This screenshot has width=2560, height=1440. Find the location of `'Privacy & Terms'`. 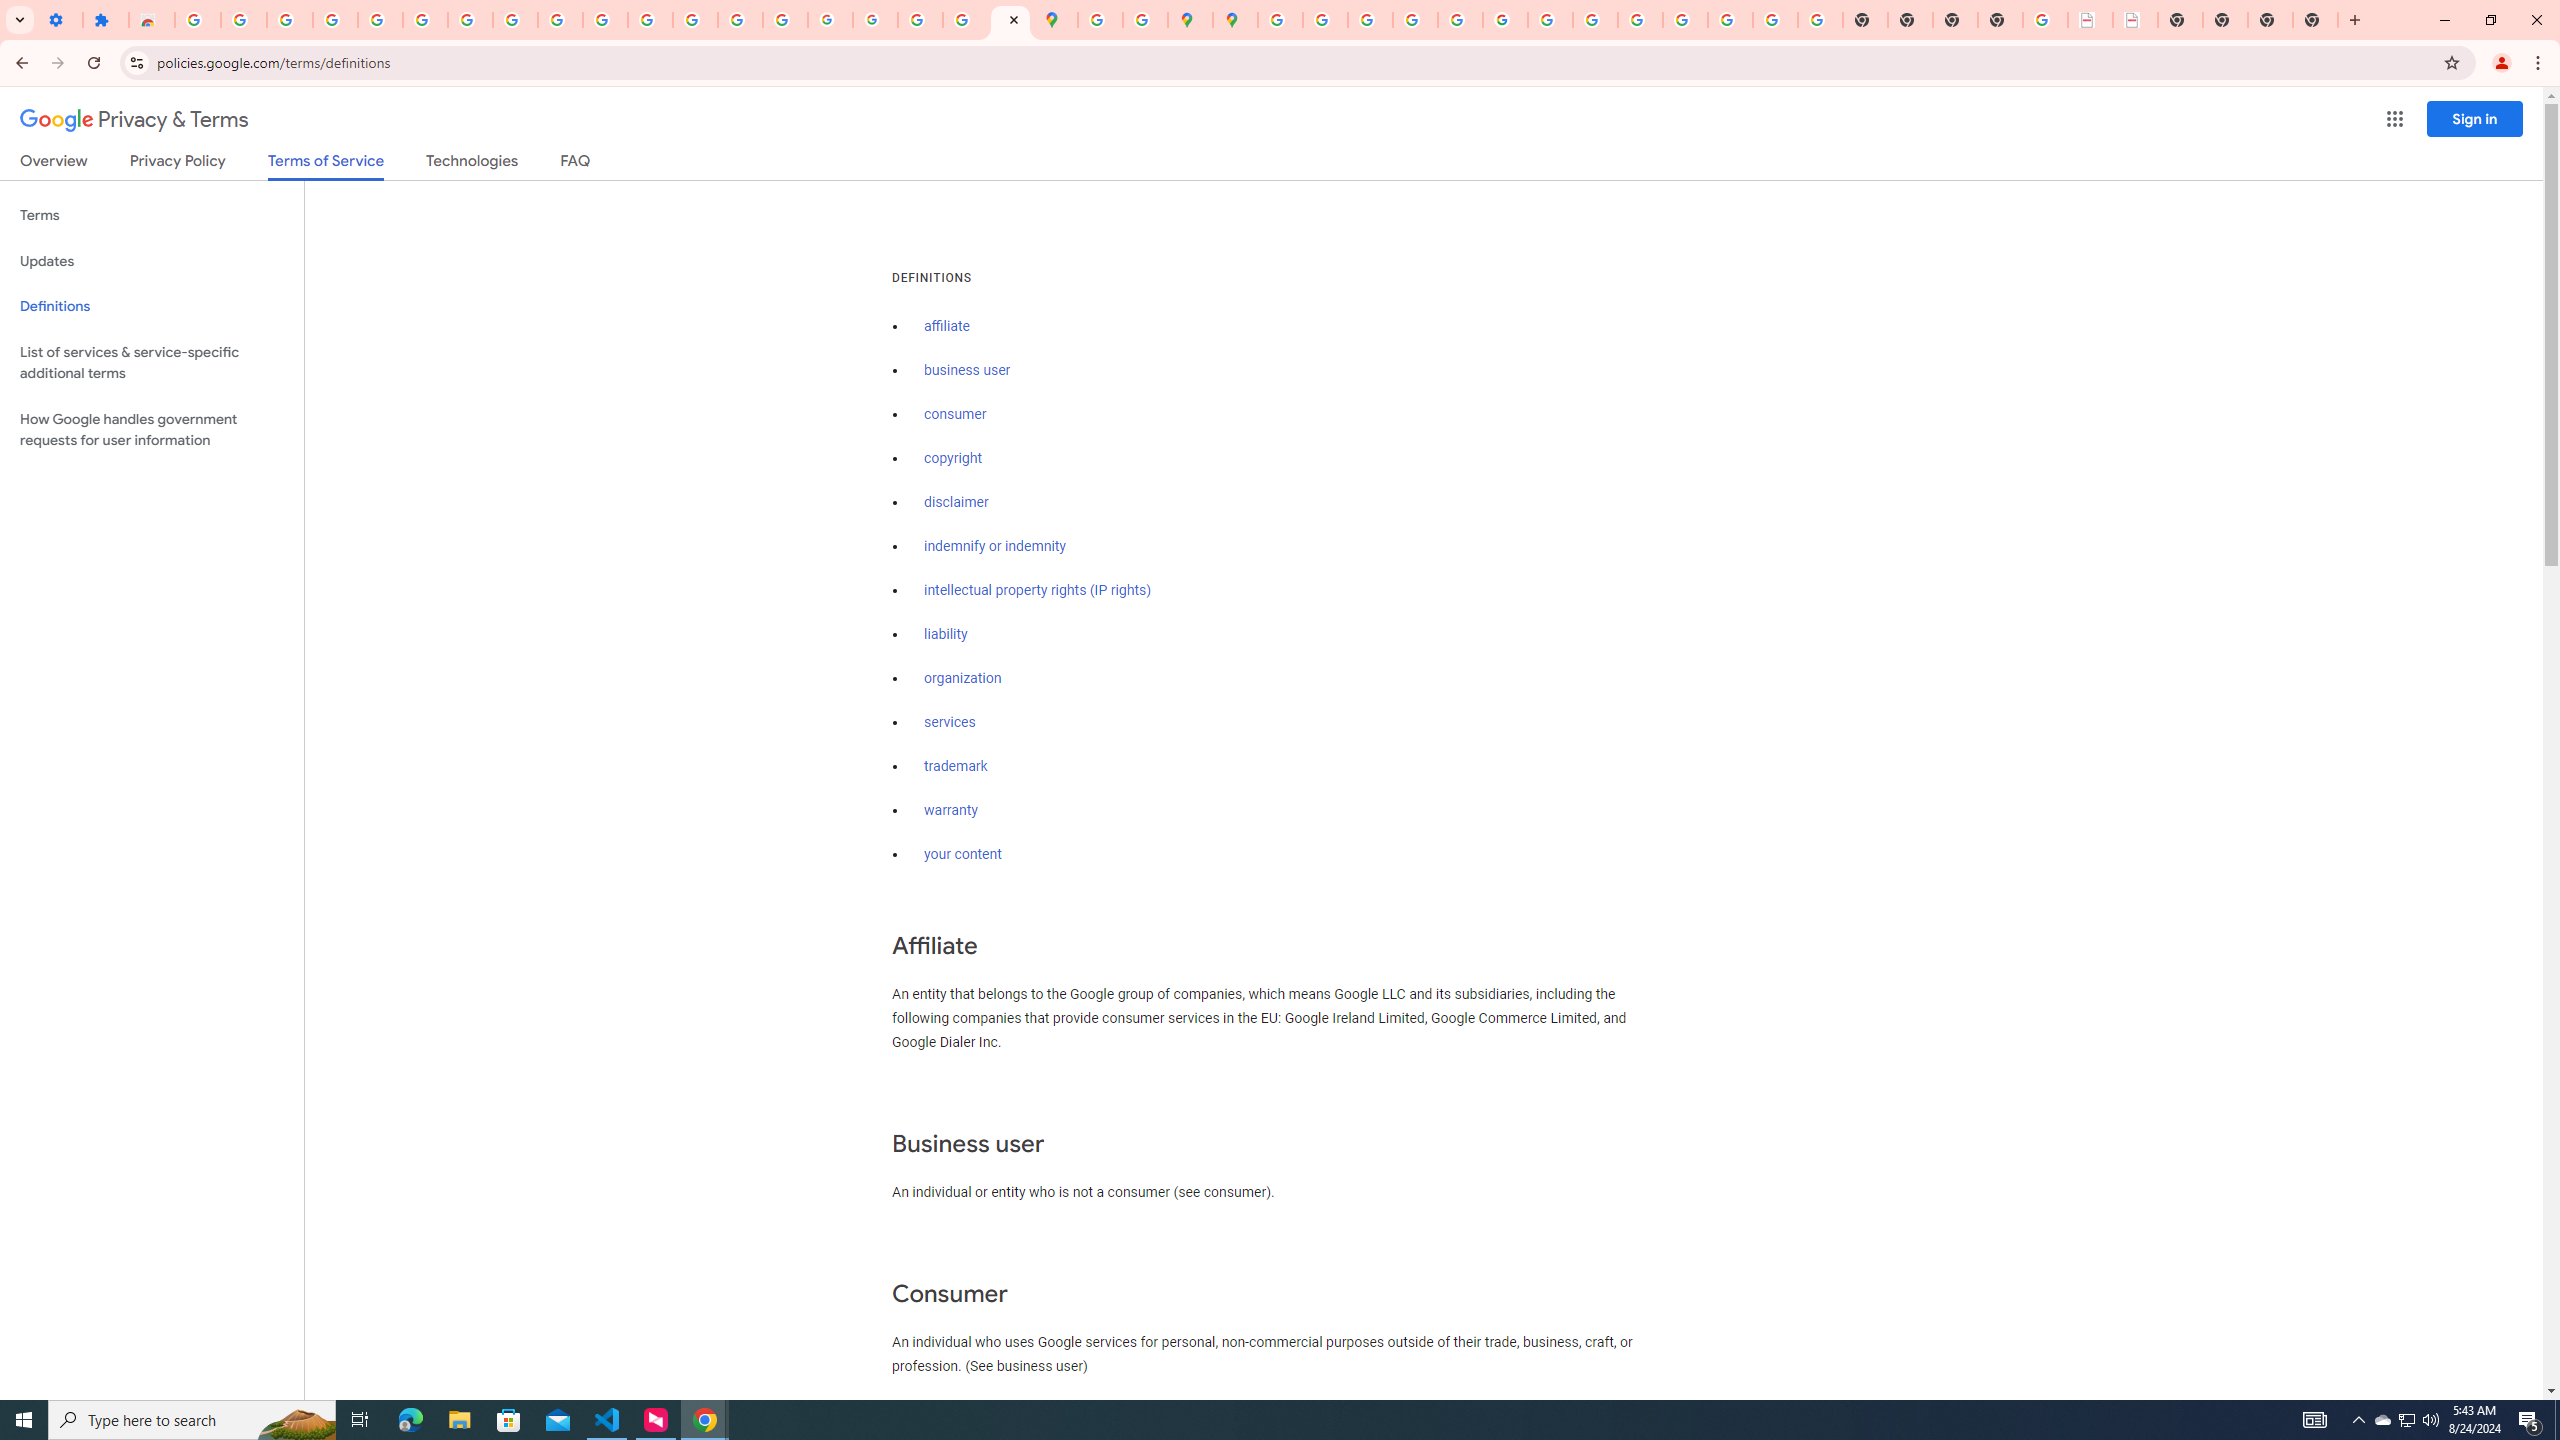

'Privacy & Terms' is located at coordinates (134, 119).